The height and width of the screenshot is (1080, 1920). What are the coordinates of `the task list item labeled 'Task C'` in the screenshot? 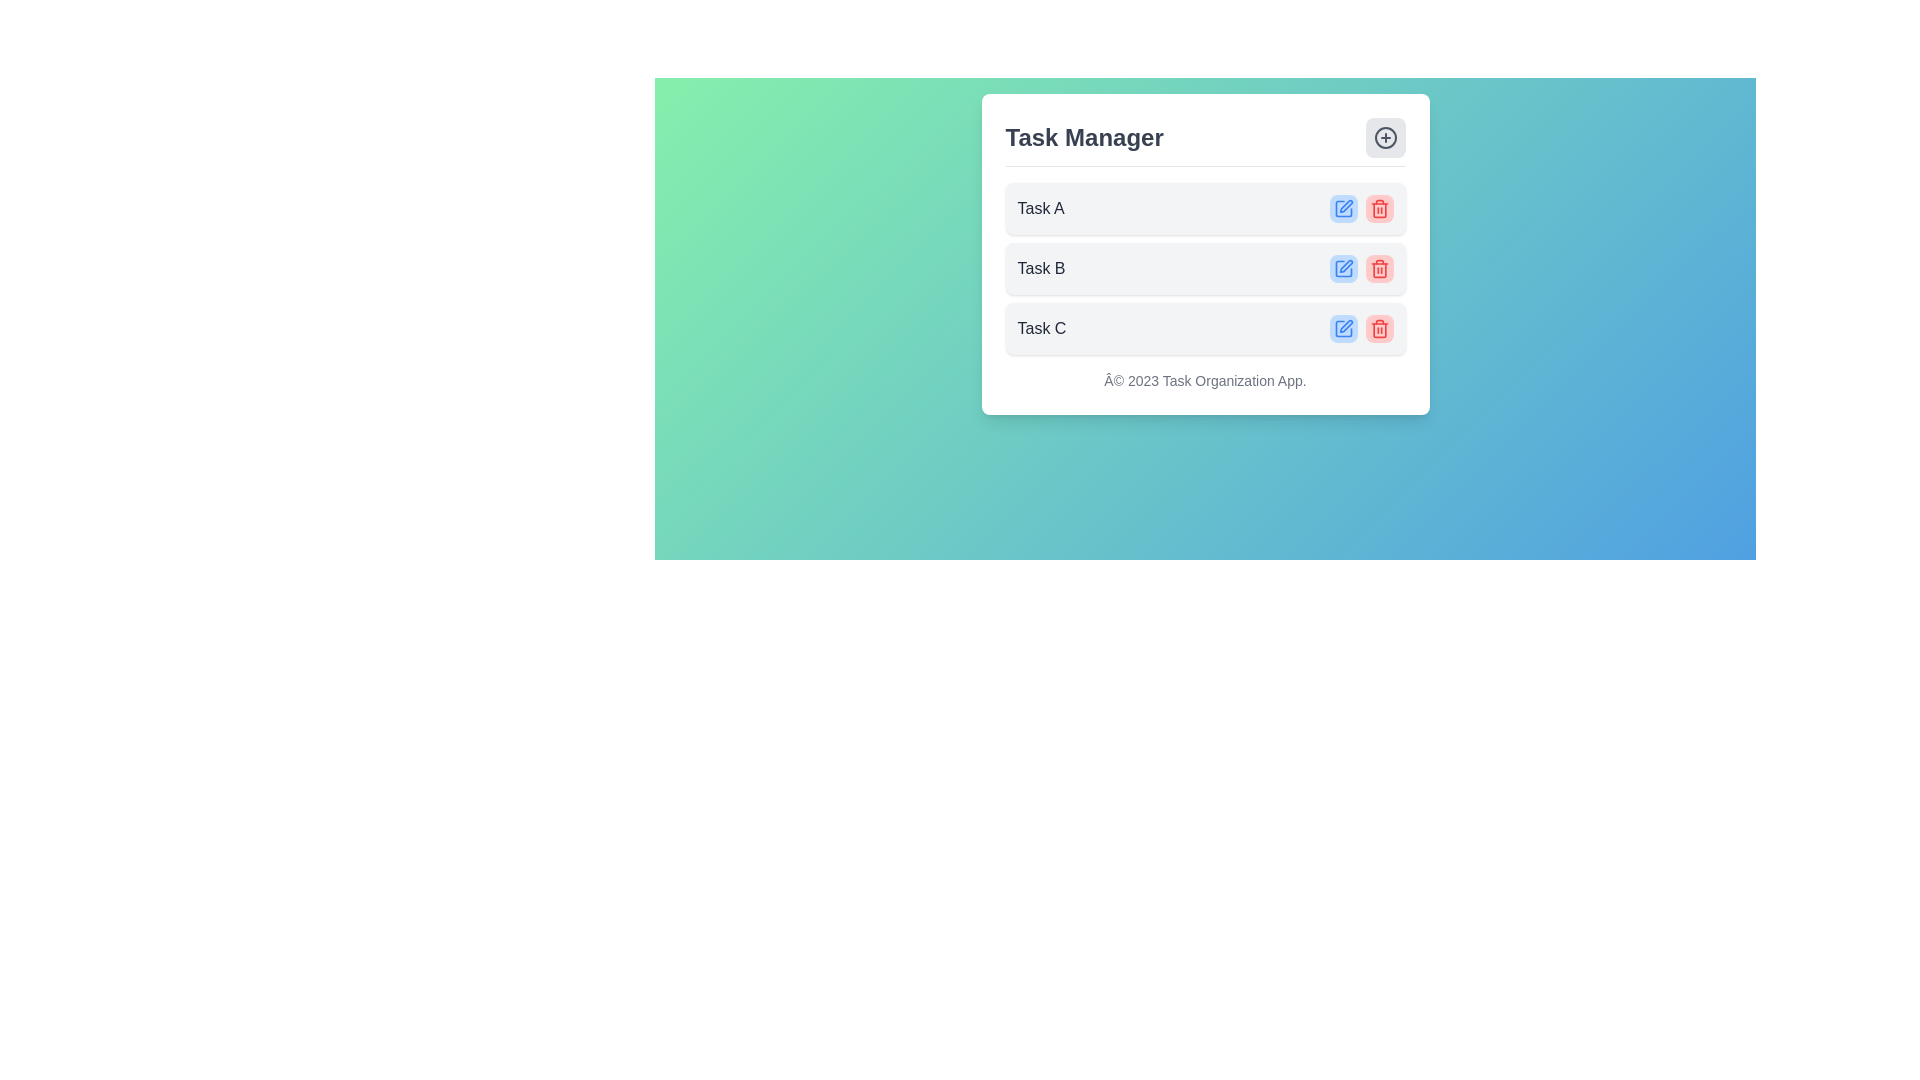 It's located at (1204, 327).